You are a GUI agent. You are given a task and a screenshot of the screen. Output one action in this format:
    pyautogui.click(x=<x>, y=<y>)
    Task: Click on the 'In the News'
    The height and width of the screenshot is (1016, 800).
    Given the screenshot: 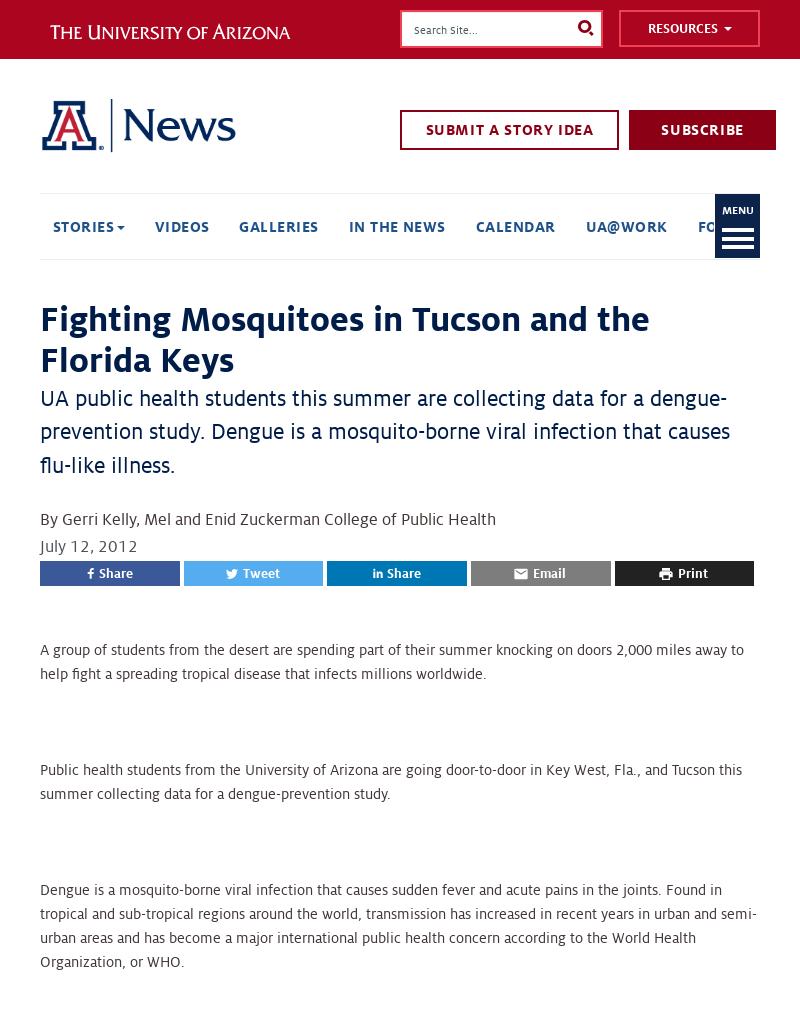 What is the action you would take?
    pyautogui.click(x=395, y=225)
    